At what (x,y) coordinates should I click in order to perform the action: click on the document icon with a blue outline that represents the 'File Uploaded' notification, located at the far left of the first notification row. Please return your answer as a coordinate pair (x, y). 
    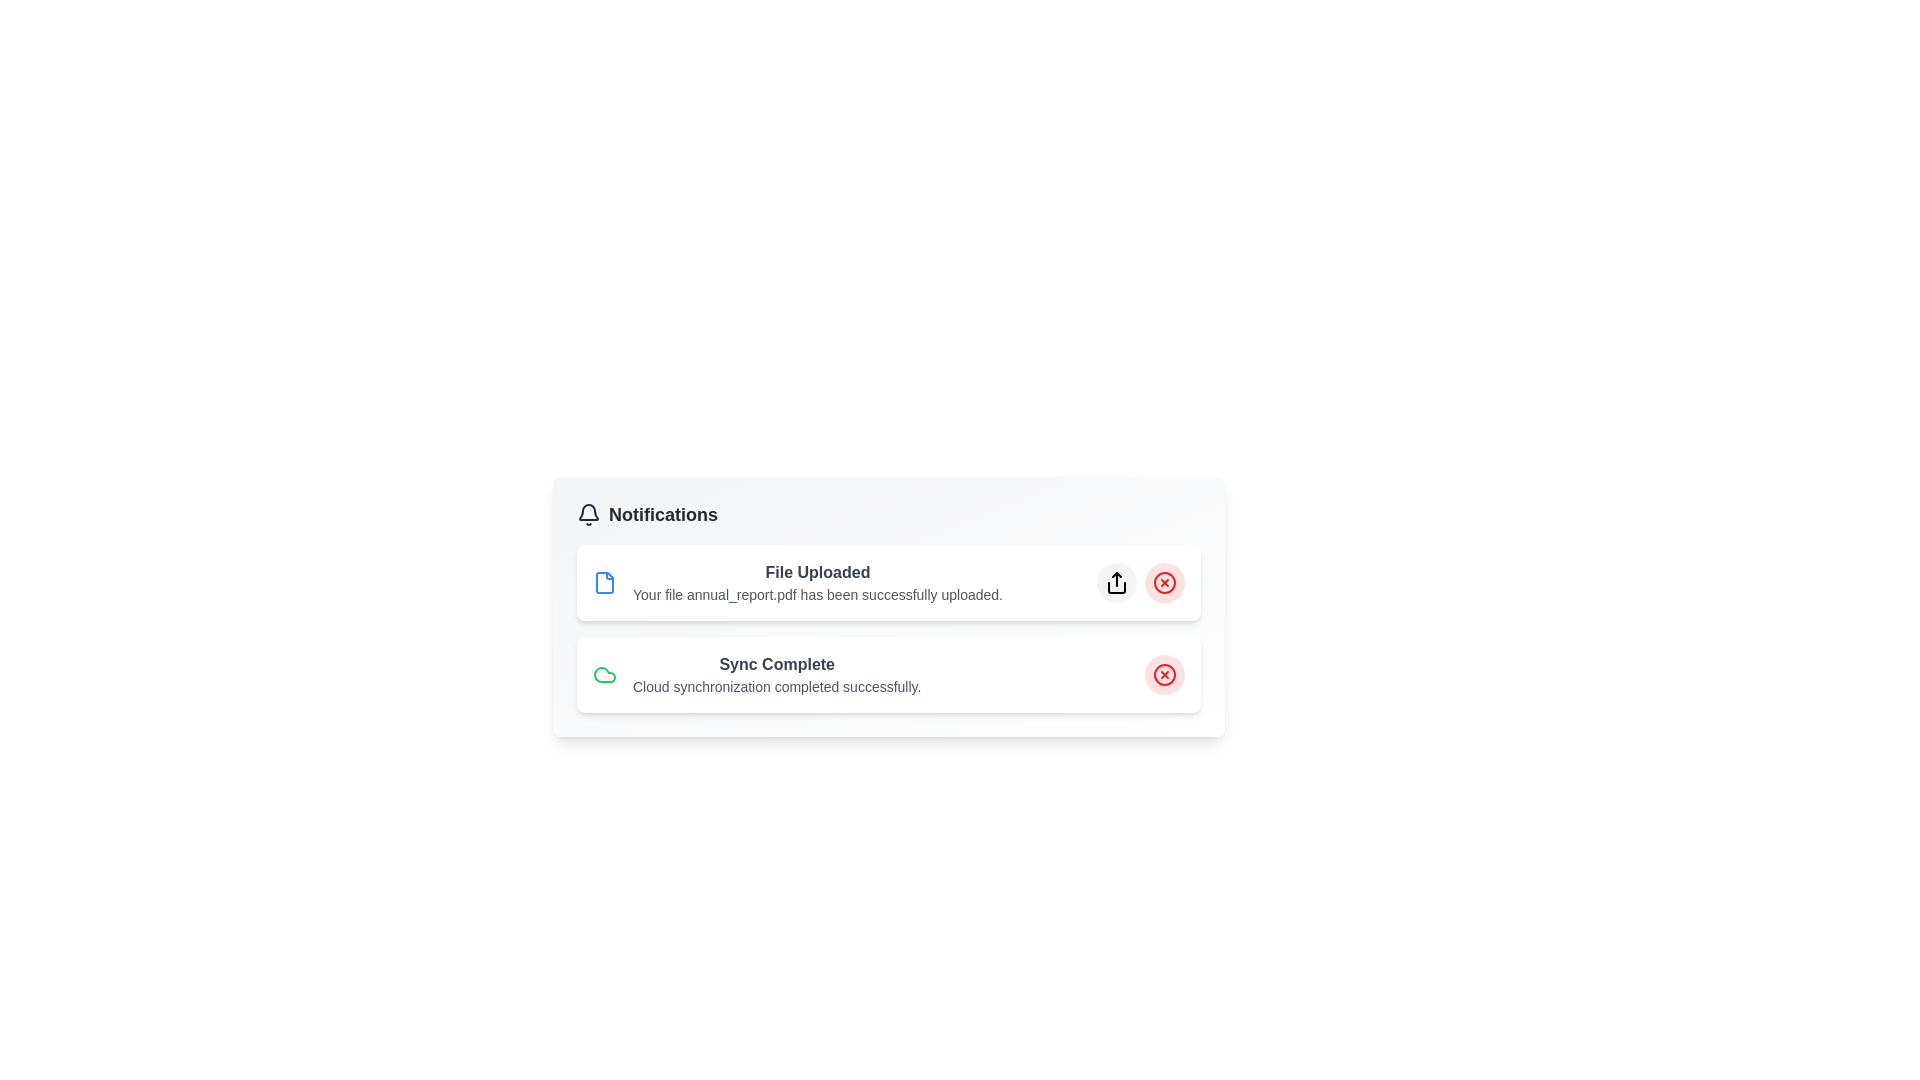
    Looking at the image, I should click on (603, 582).